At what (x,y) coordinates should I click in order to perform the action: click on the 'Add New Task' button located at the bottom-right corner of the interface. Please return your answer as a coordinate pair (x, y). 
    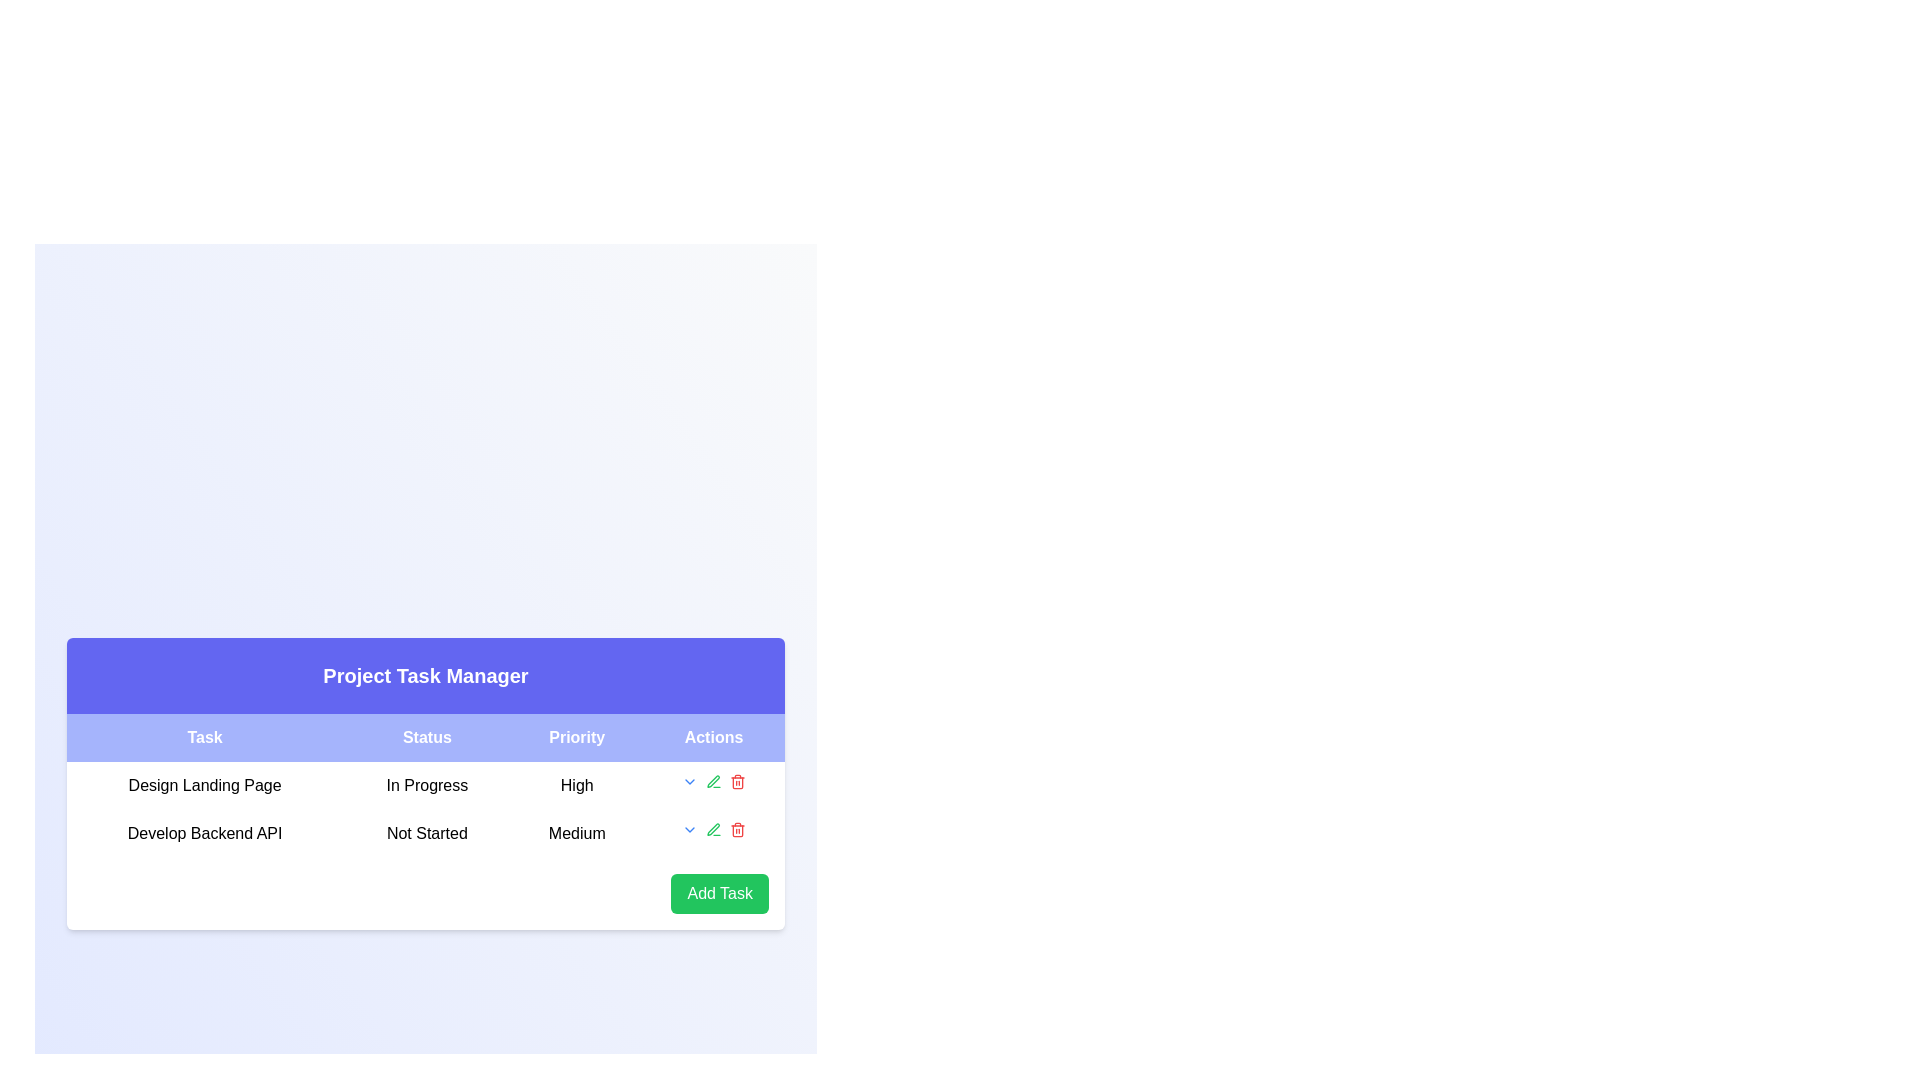
    Looking at the image, I should click on (720, 893).